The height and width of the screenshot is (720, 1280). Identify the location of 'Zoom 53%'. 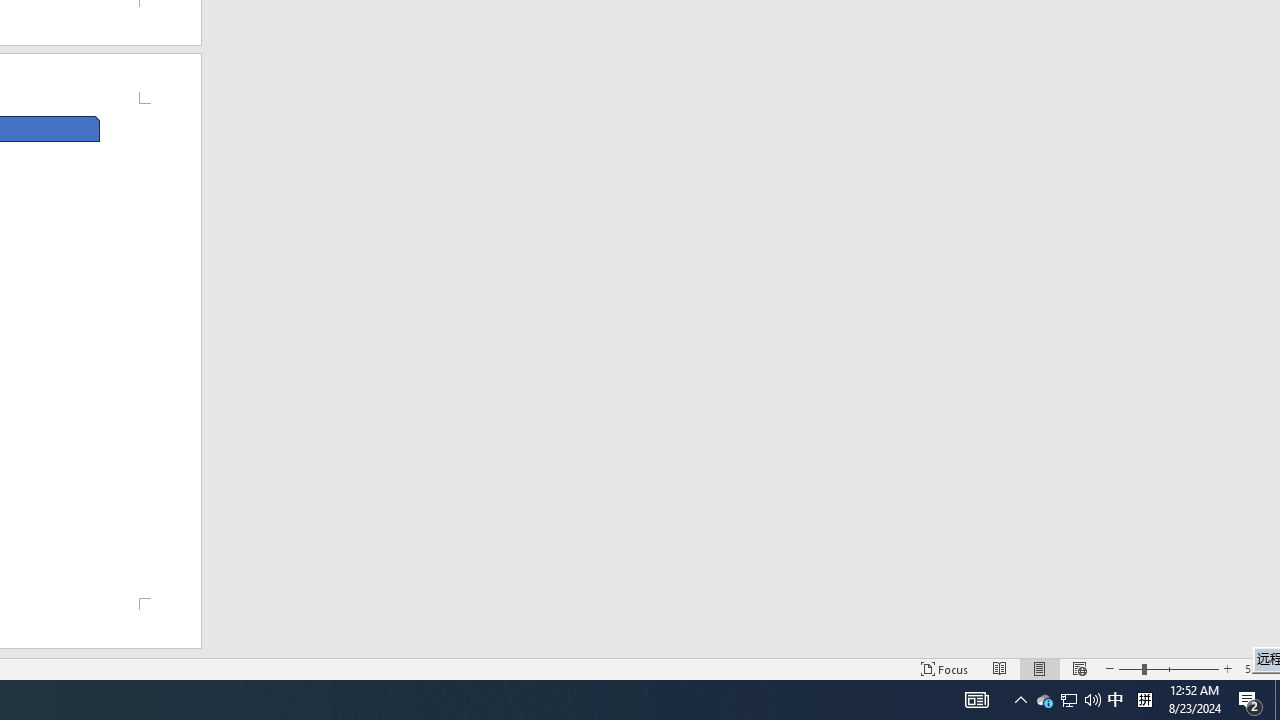
(1257, 669).